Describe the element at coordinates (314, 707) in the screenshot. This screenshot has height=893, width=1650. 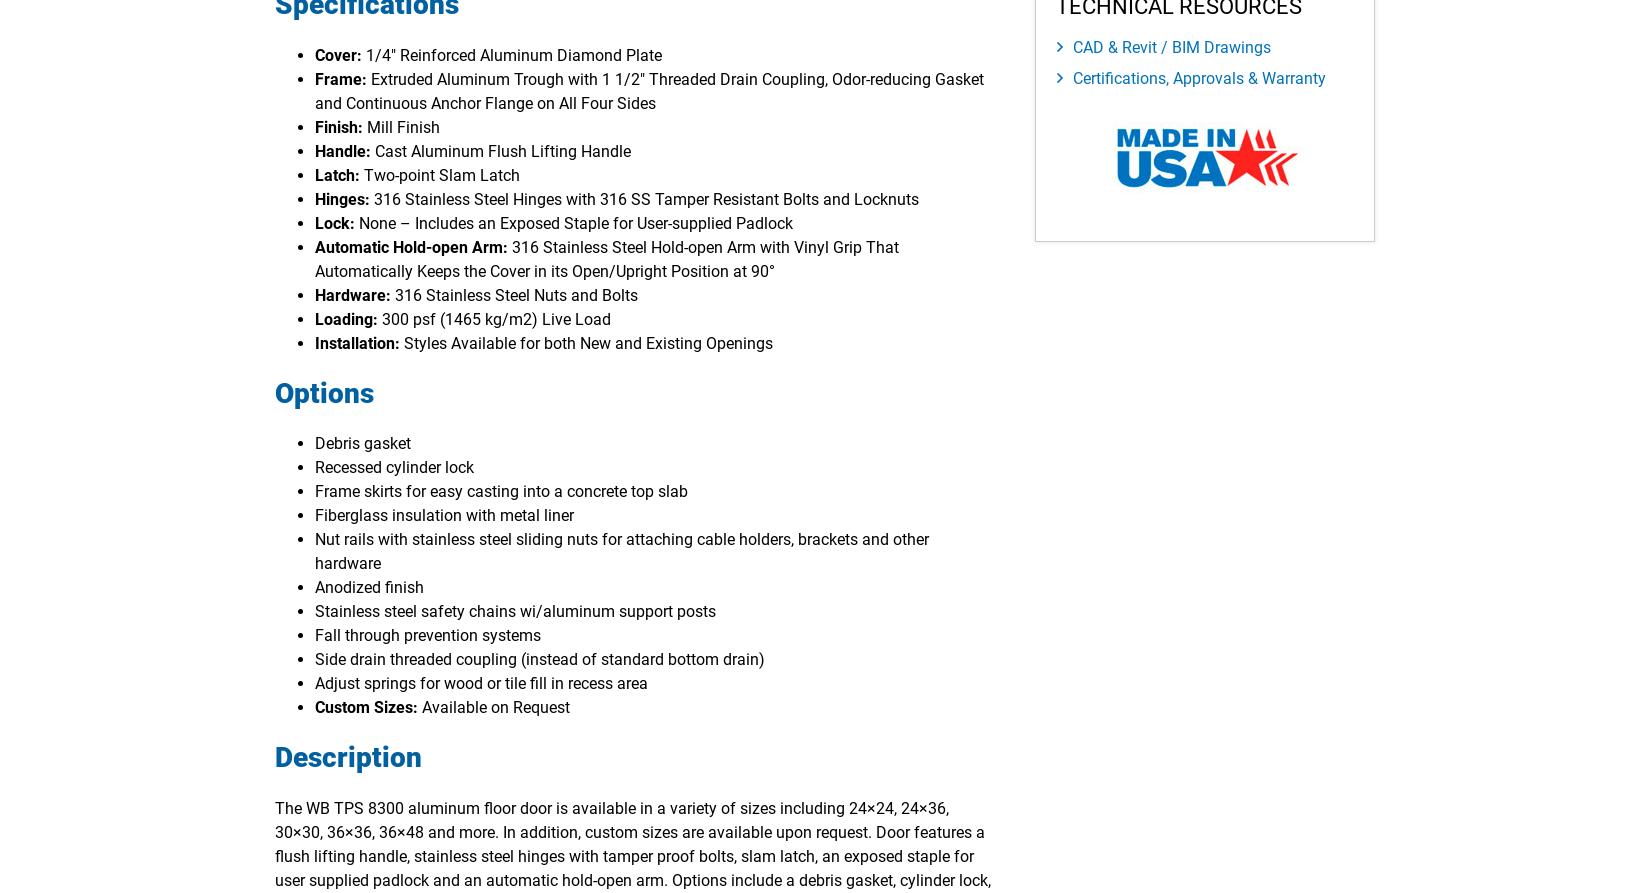
I see `'Custom Sizes:'` at that location.